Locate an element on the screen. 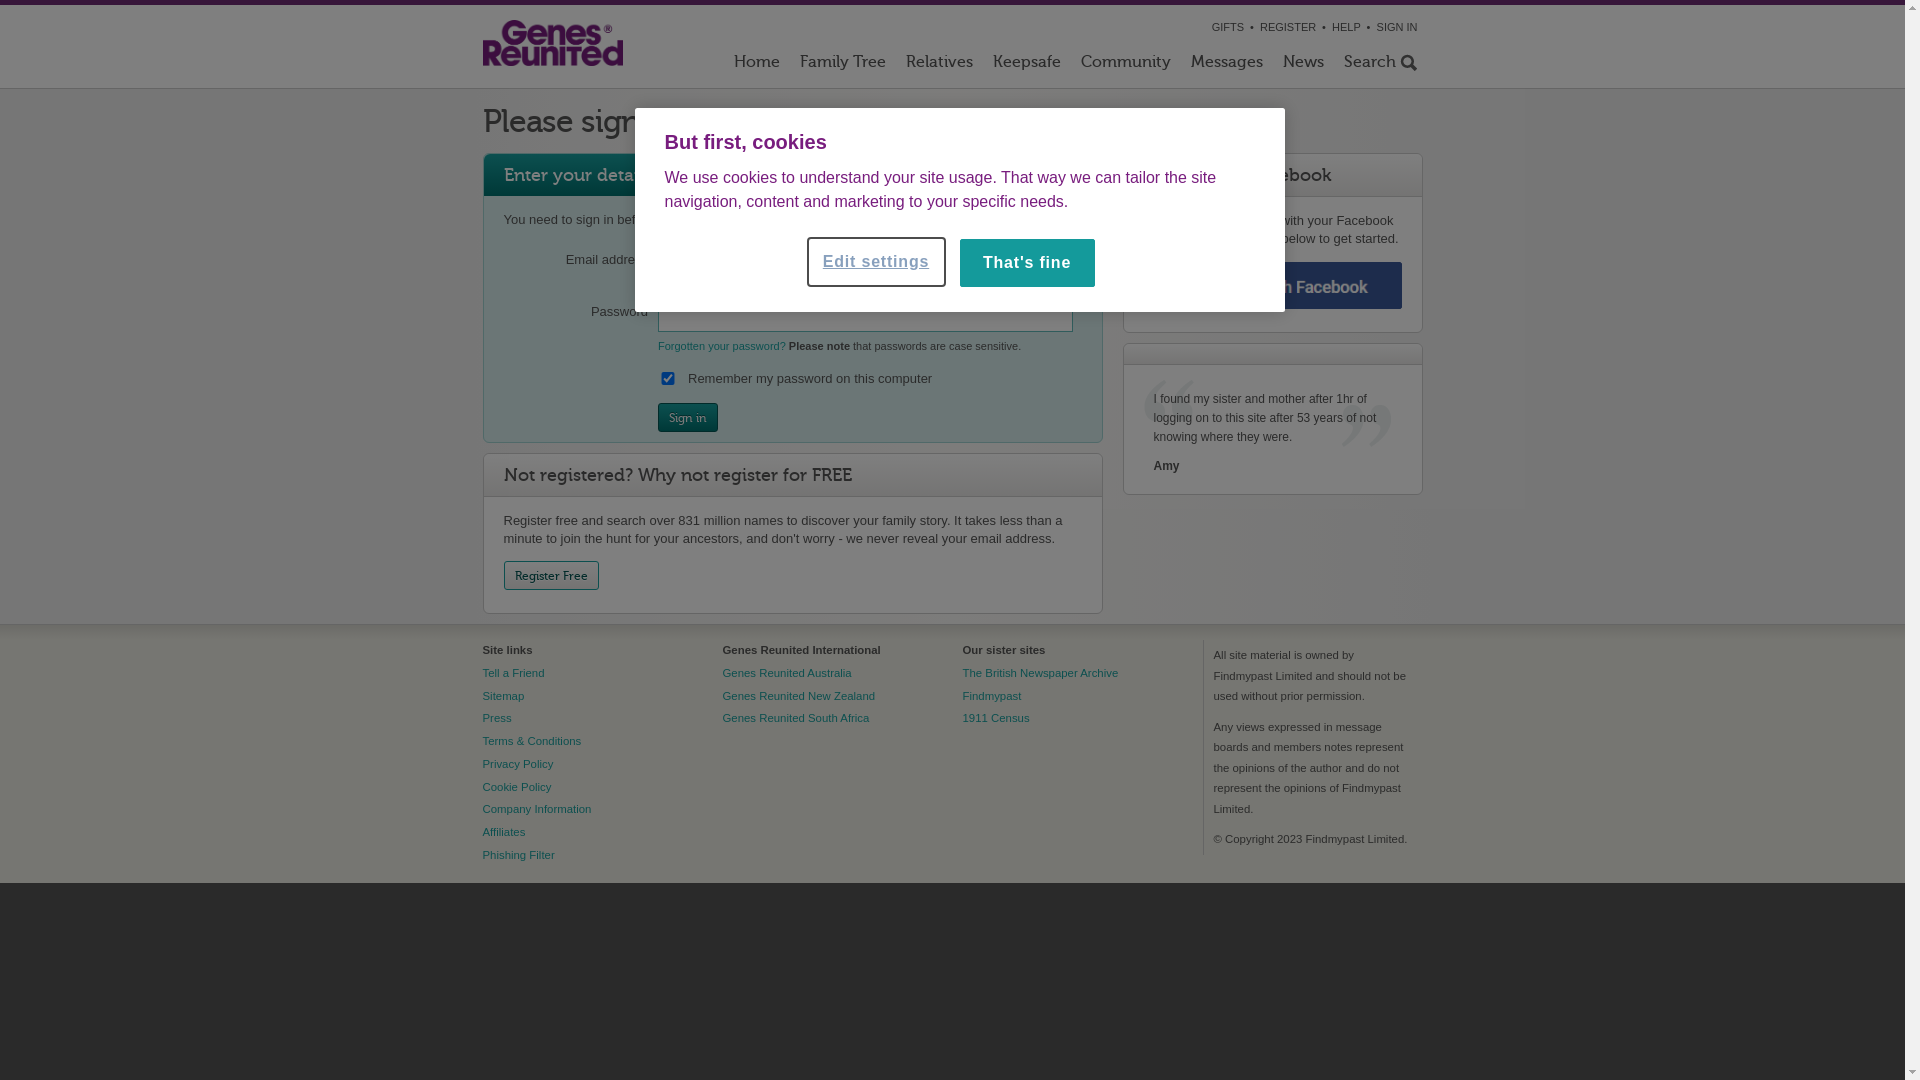  'Home' is located at coordinates (756, 65).